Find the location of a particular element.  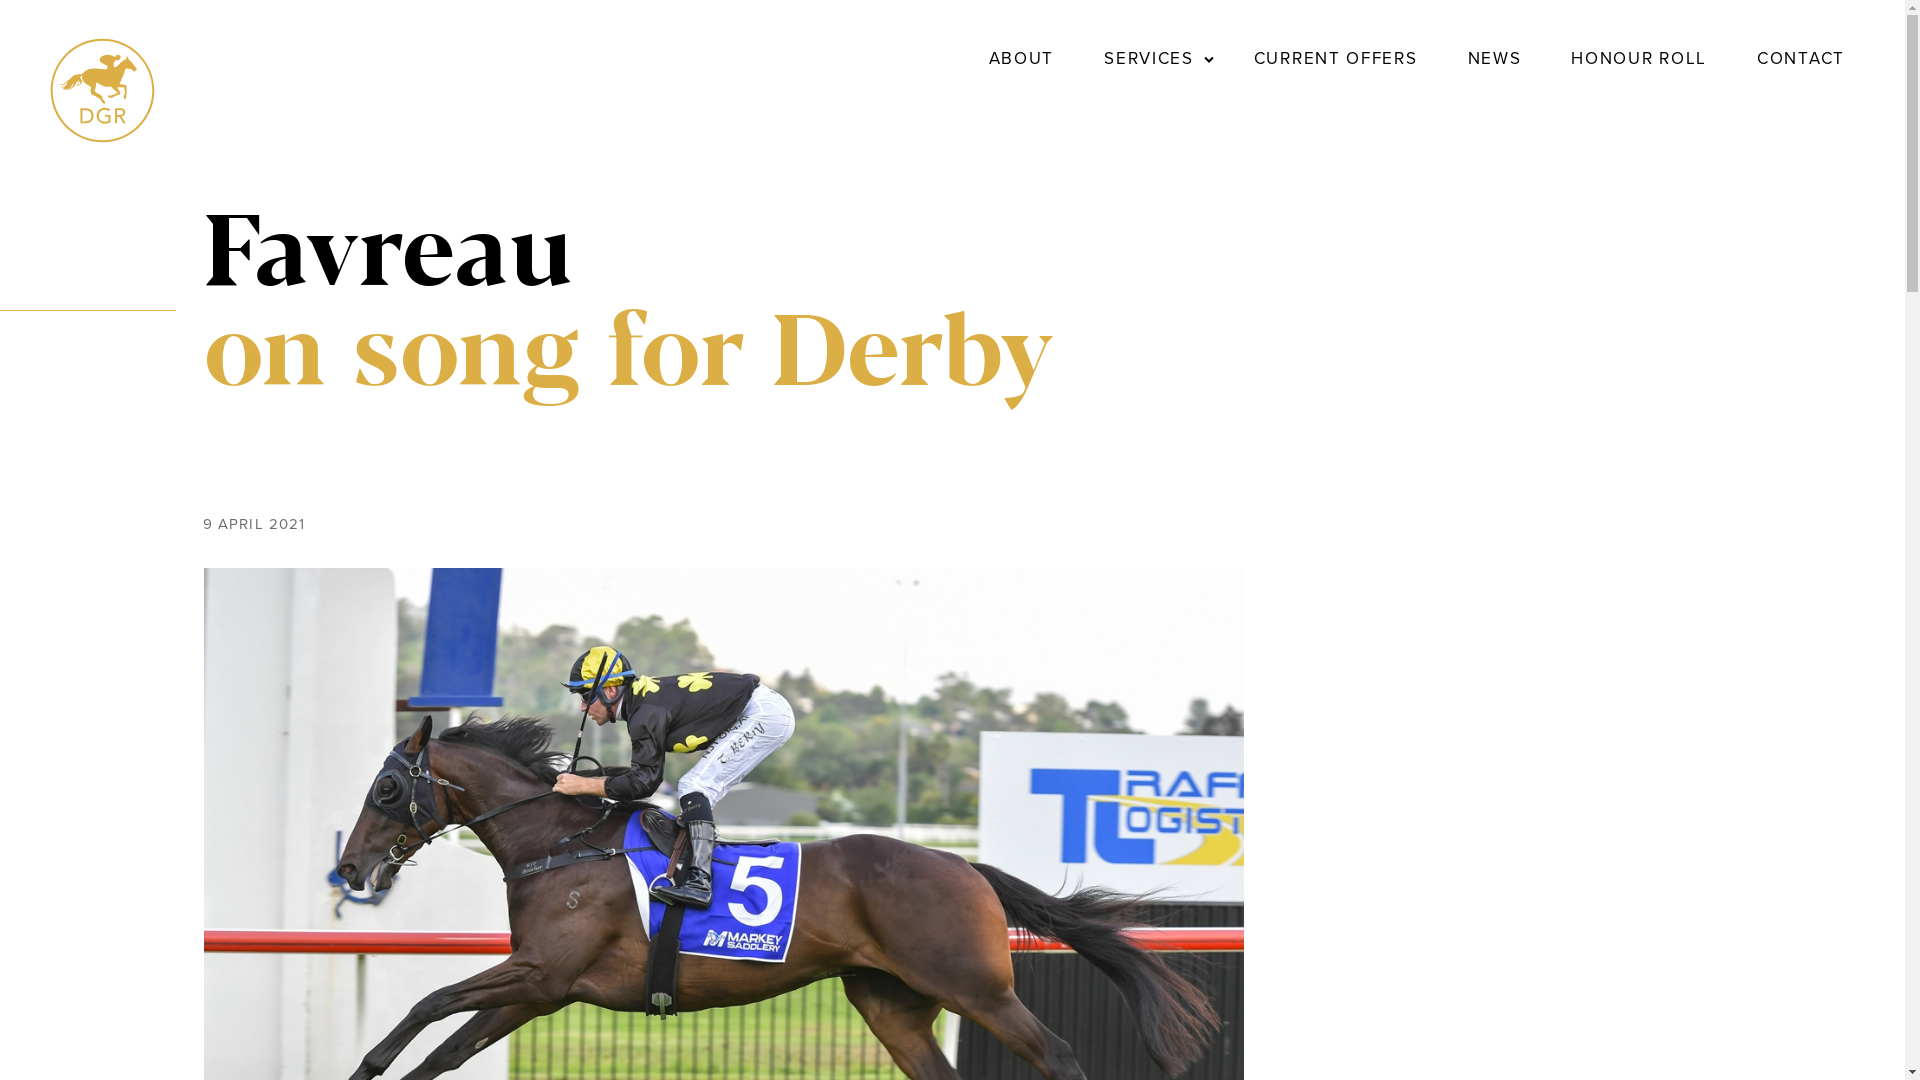

'ABOUT' is located at coordinates (1022, 57).